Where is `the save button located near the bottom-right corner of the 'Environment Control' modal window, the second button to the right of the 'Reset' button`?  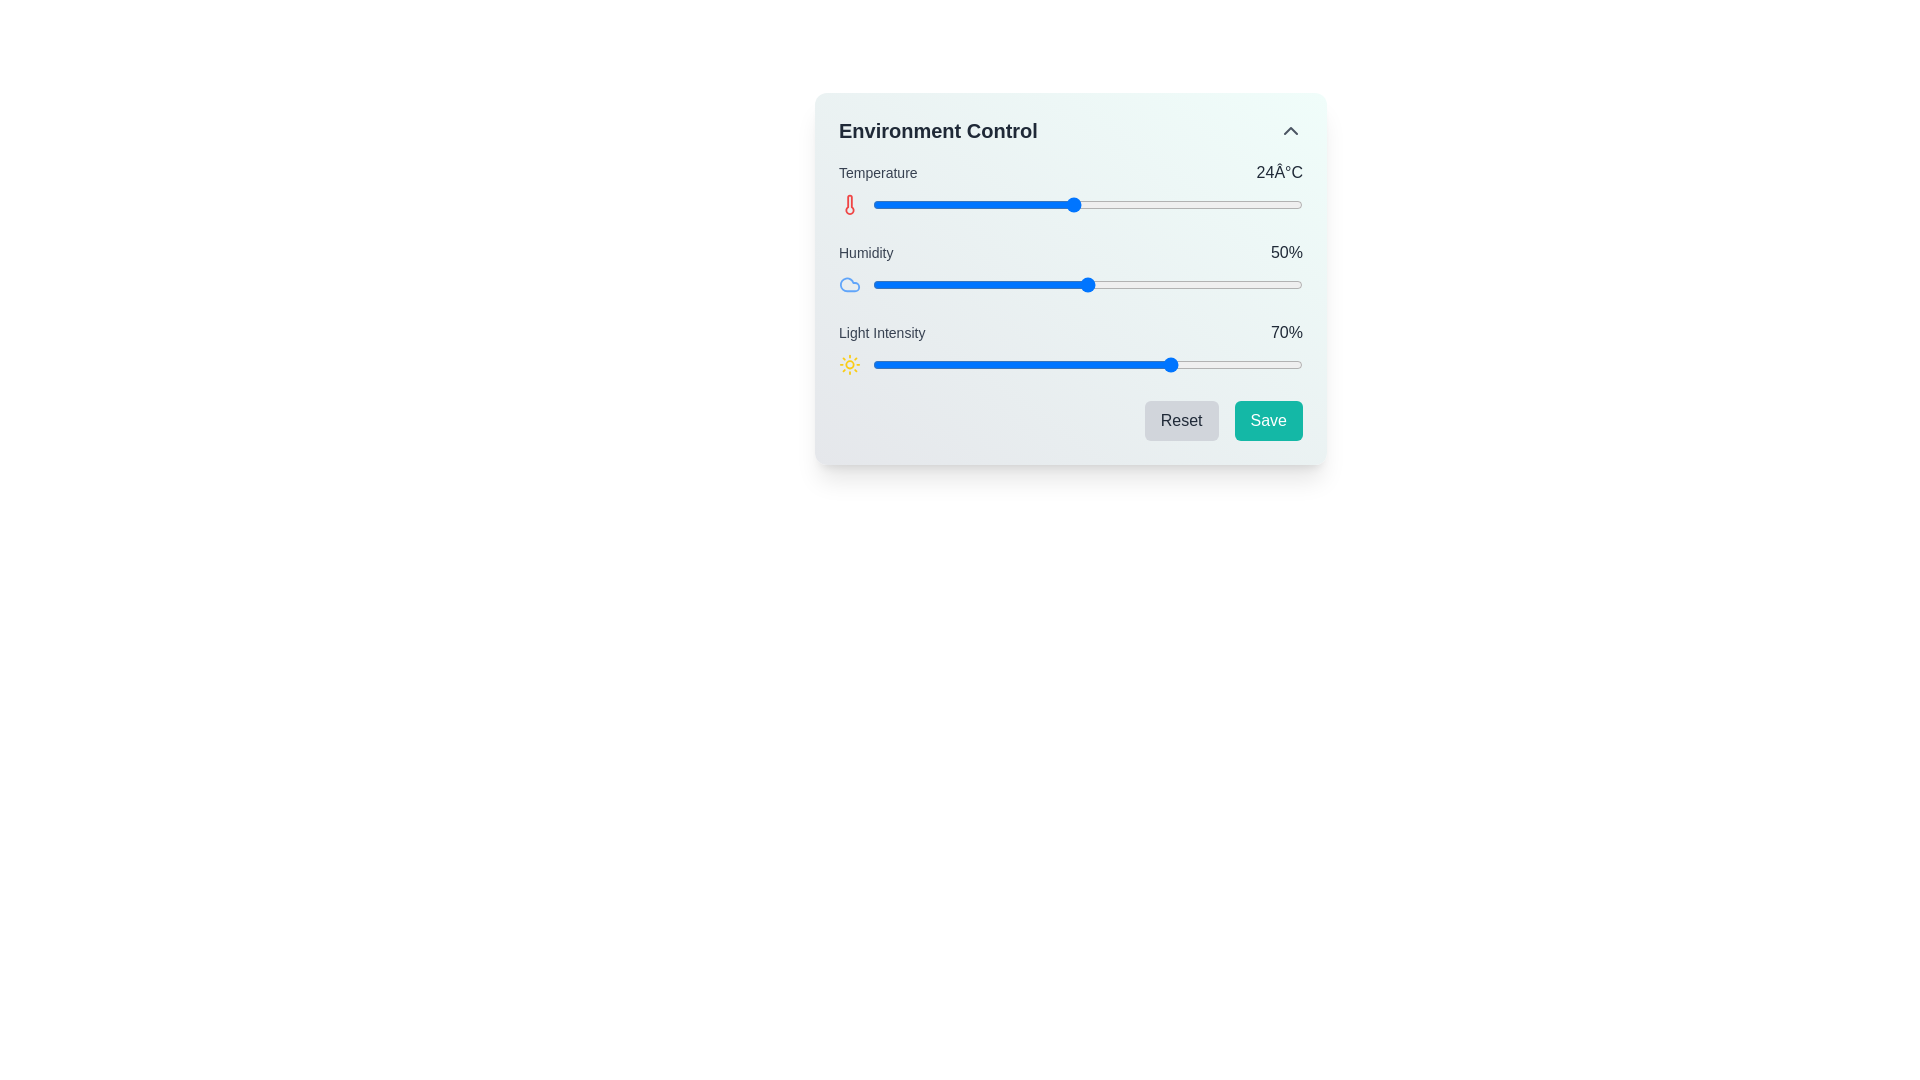 the save button located near the bottom-right corner of the 'Environment Control' modal window, the second button to the right of the 'Reset' button is located at coordinates (1267, 419).